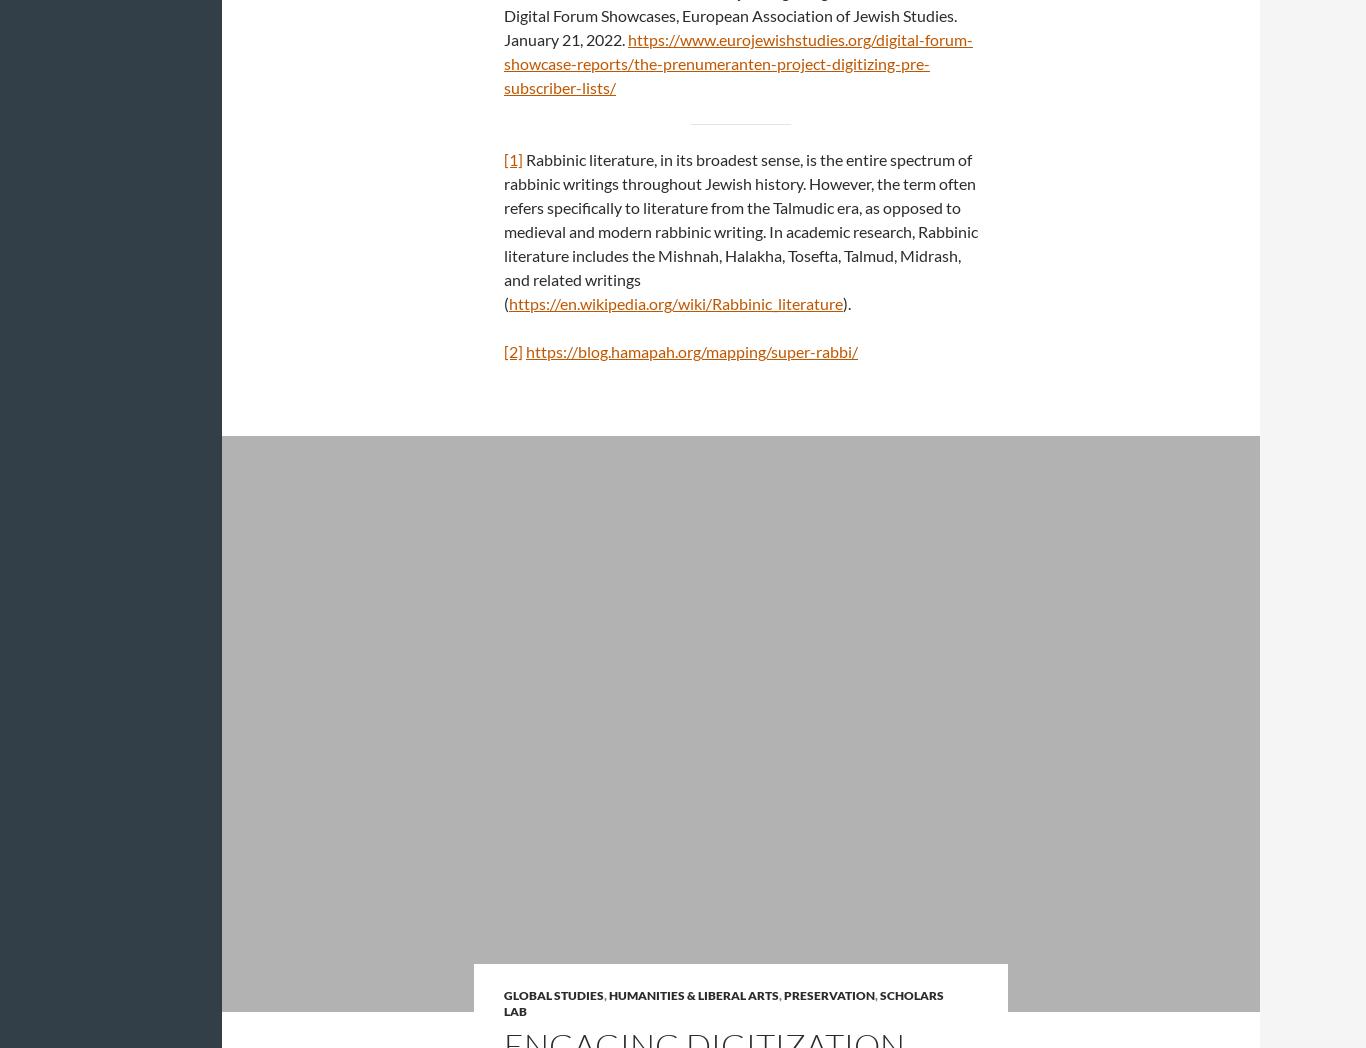 The image size is (1366, 1048). Describe the element at coordinates (513, 159) in the screenshot. I see `'[1]'` at that location.